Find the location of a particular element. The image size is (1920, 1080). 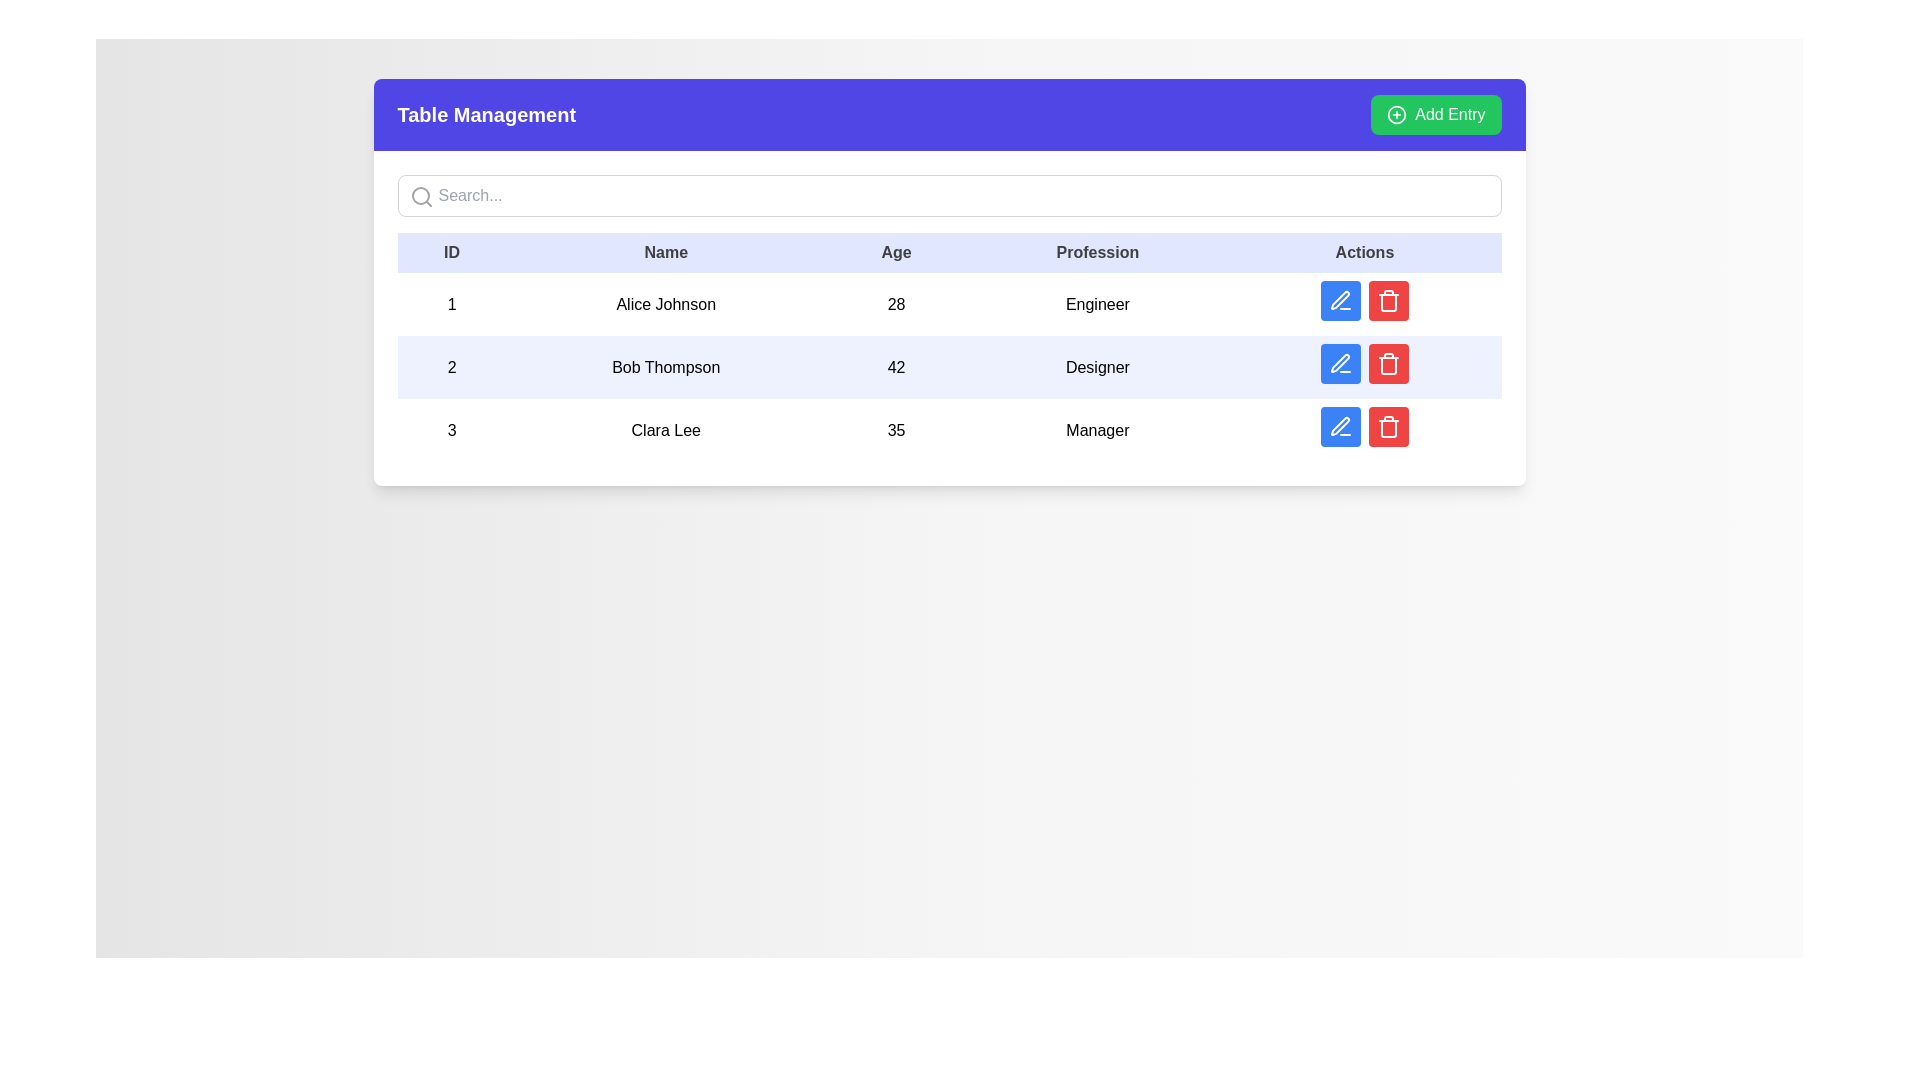

the magnifying glass icon located to the left of the search bar, which indicates search functionality is located at coordinates (420, 196).